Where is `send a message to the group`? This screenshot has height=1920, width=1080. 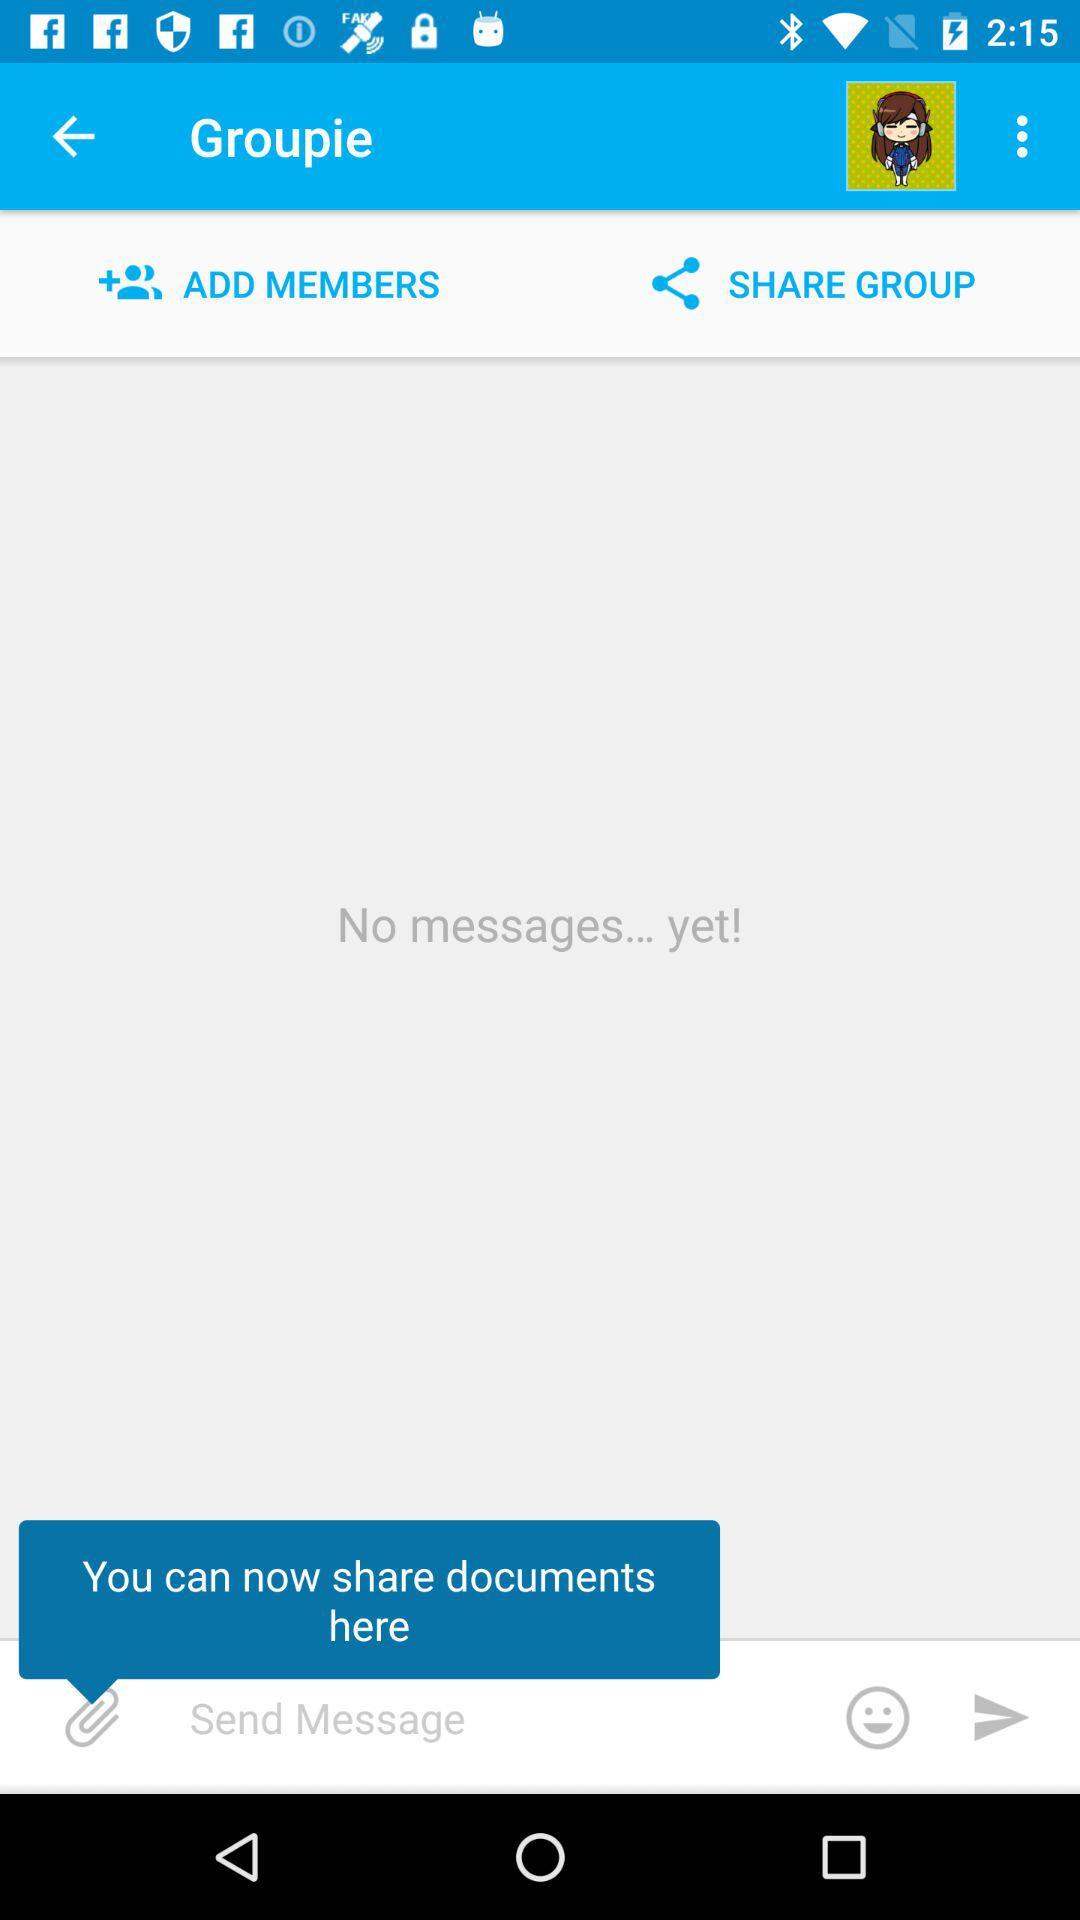
send a message to the group is located at coordinates (565, 1716).